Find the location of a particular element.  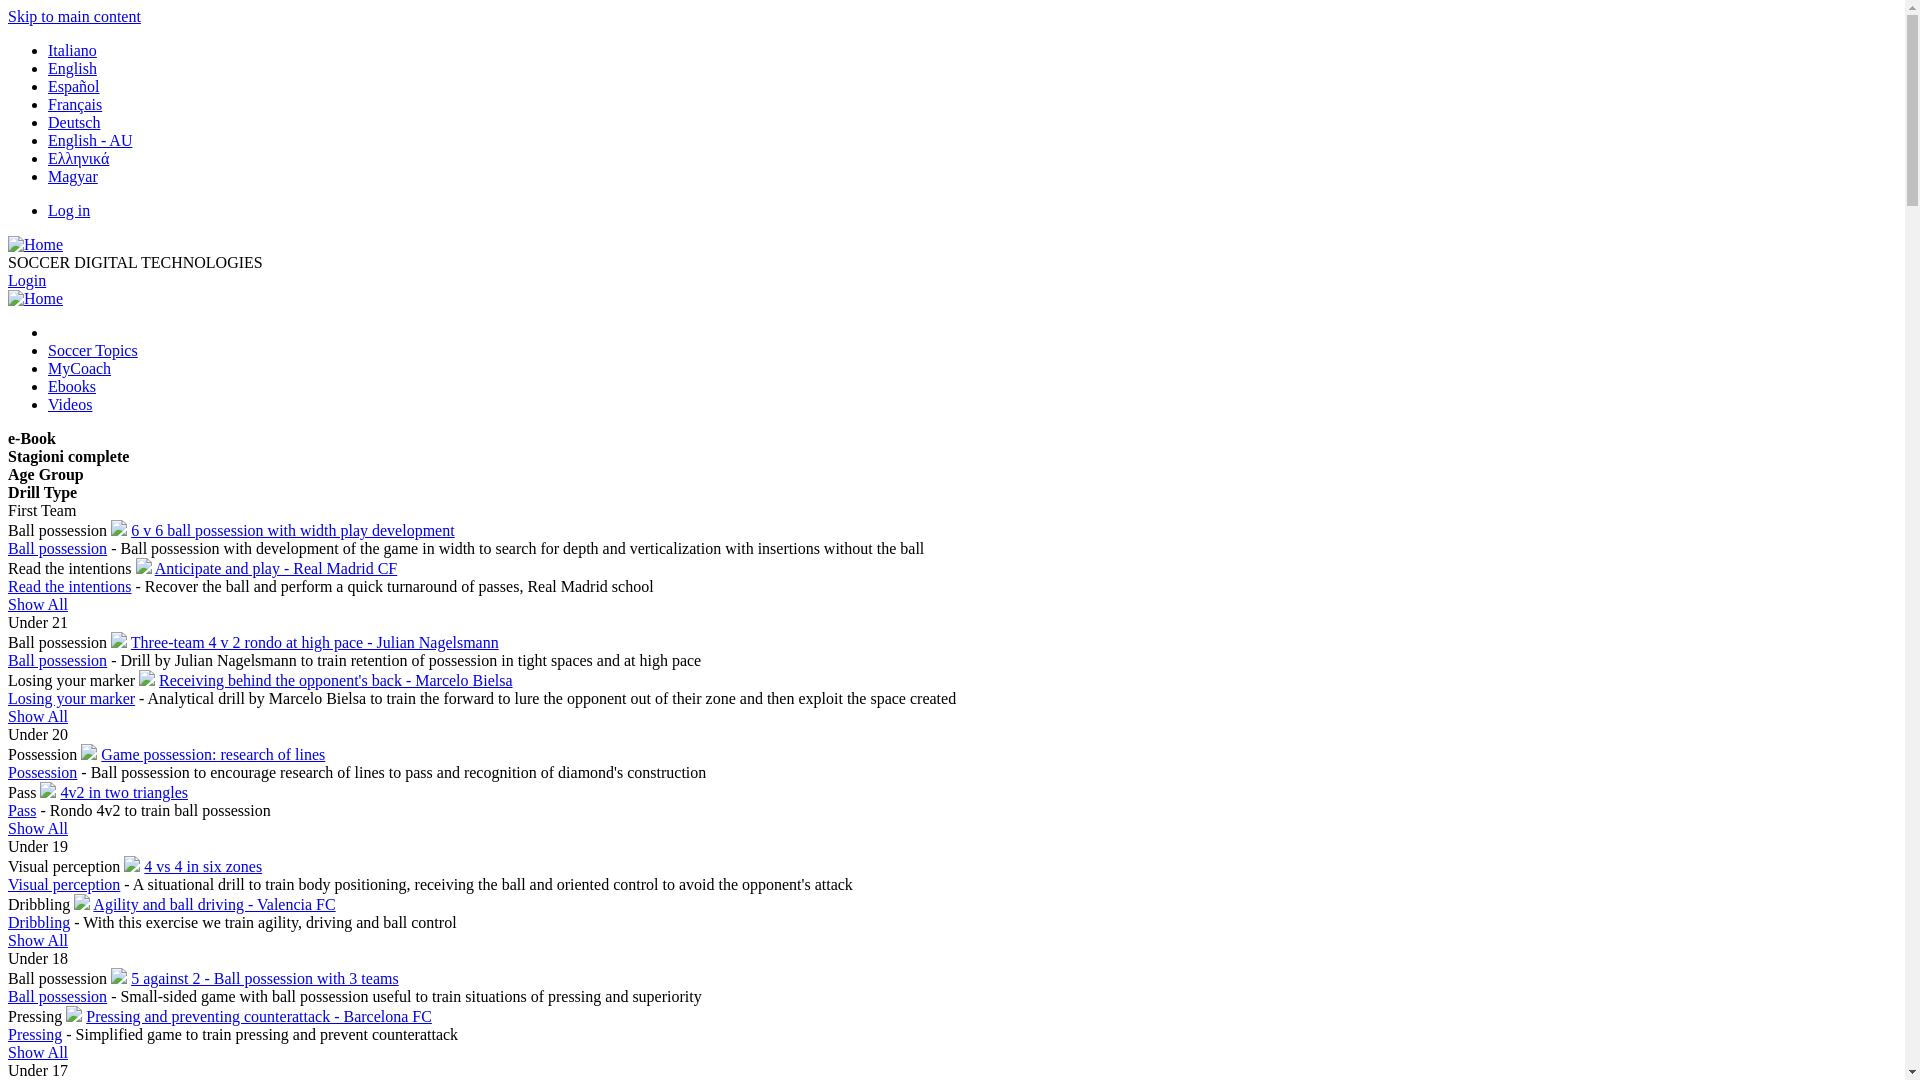

'Anticipate and play - Real Madrid CF' is located at coordinates (275, 568).